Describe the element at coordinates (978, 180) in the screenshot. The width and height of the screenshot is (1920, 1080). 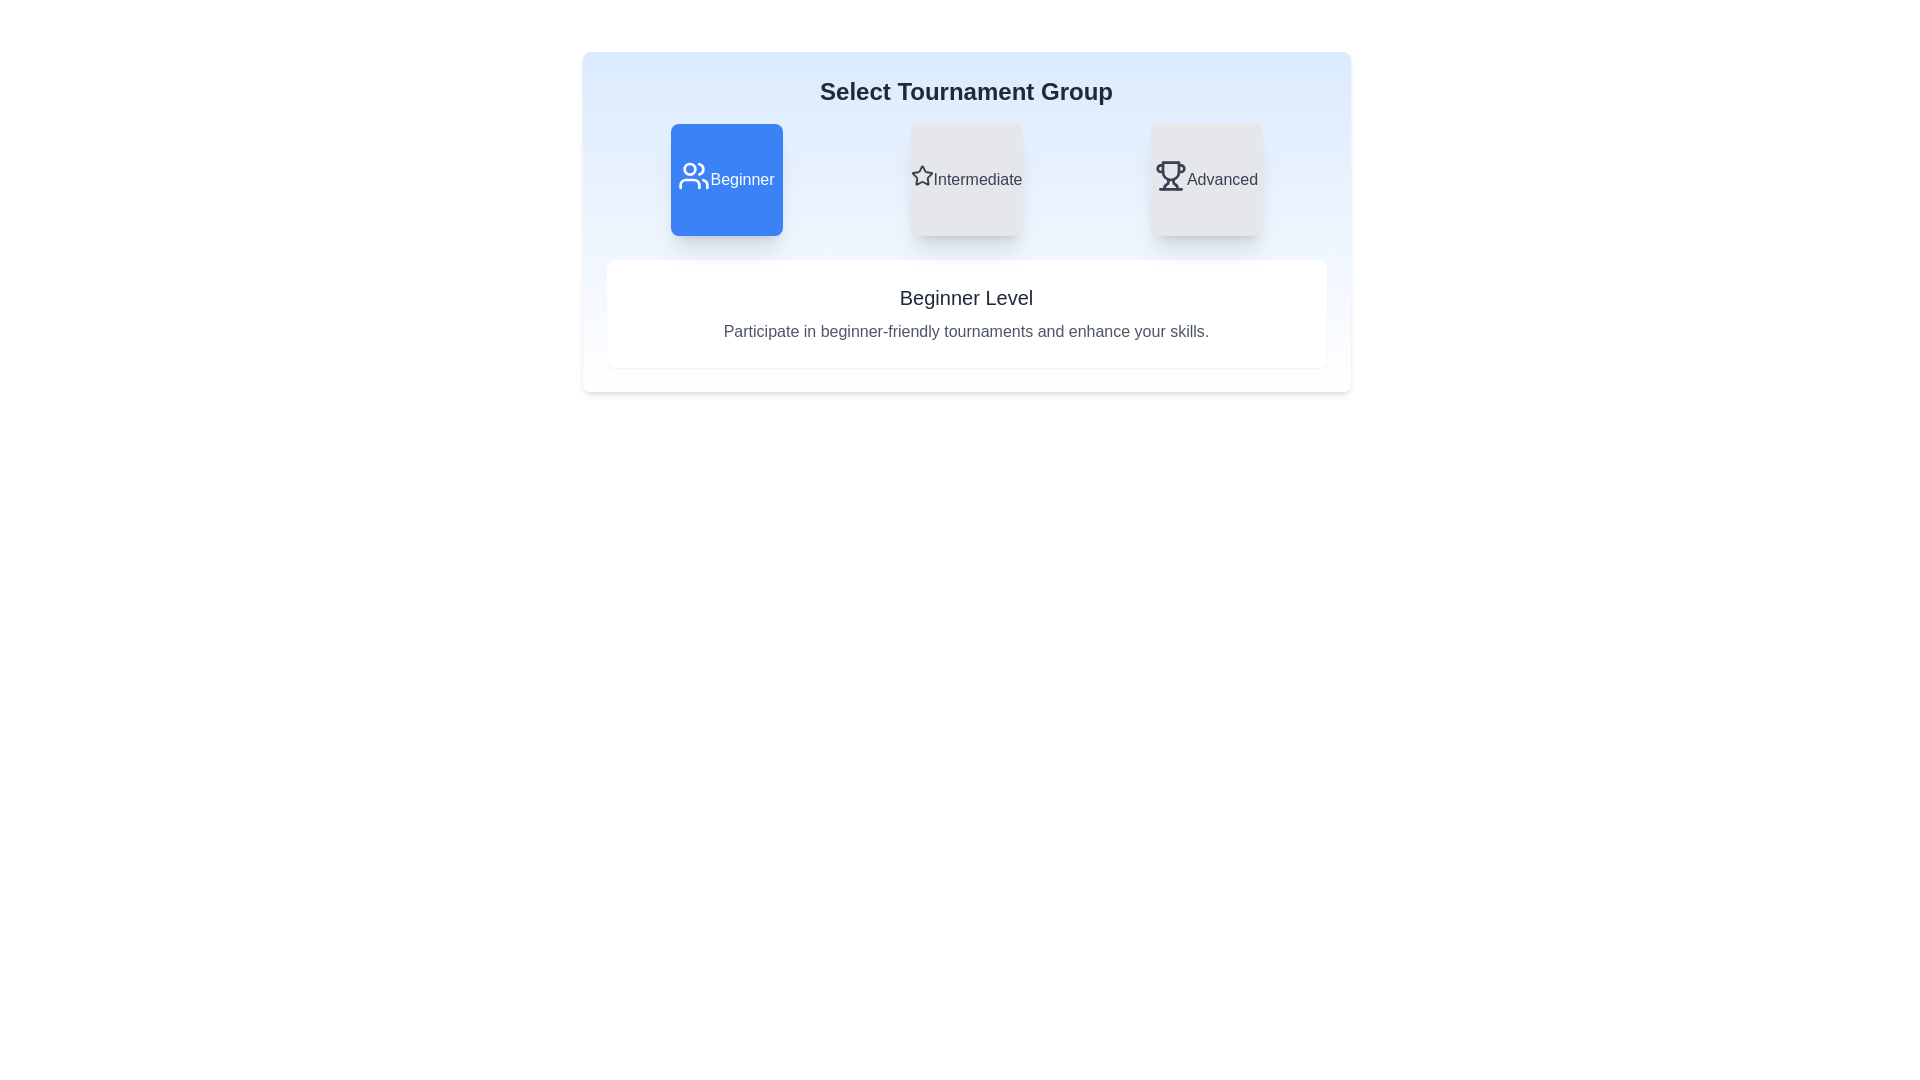
I see `the 'Intermediate' text label, which is centrally positioned on a rectangular button with rounded corners in a selection group` at that location.